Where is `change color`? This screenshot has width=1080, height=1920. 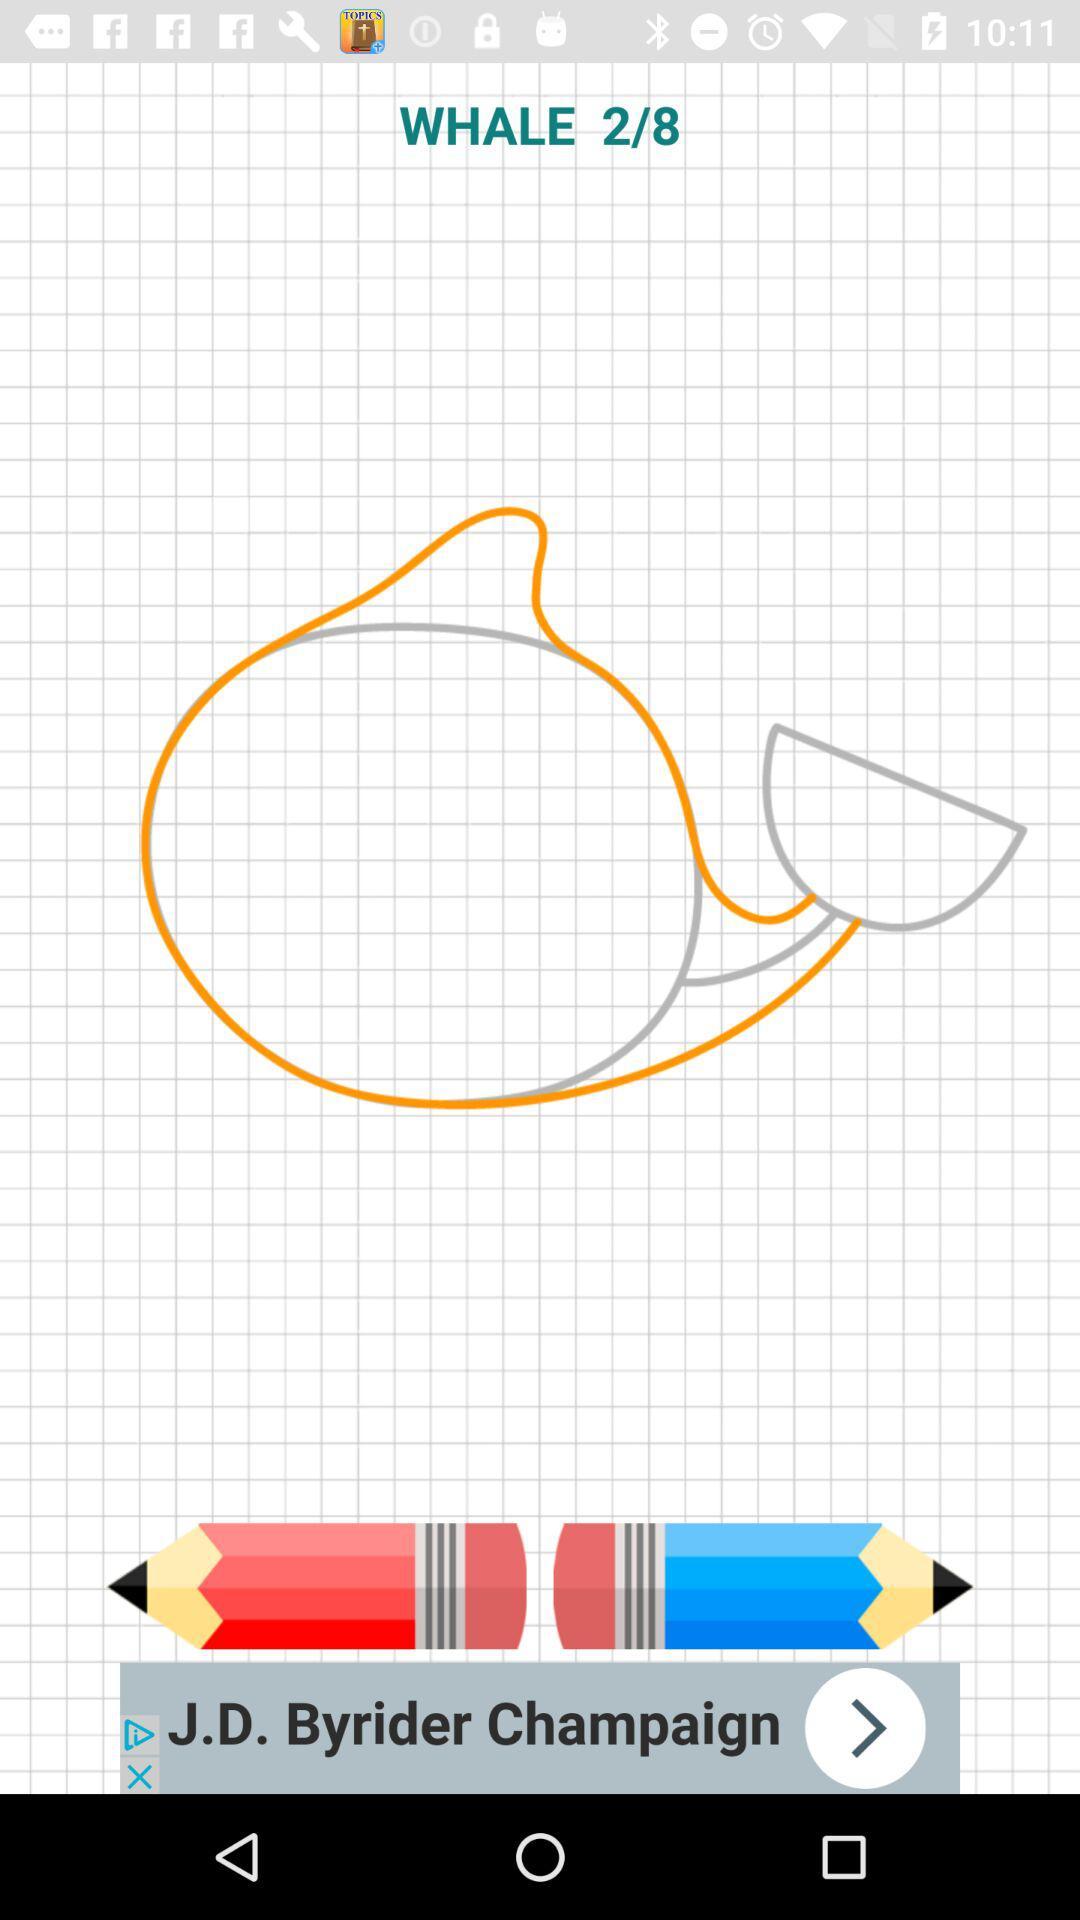 change color is located at coordinates (763, 1585).